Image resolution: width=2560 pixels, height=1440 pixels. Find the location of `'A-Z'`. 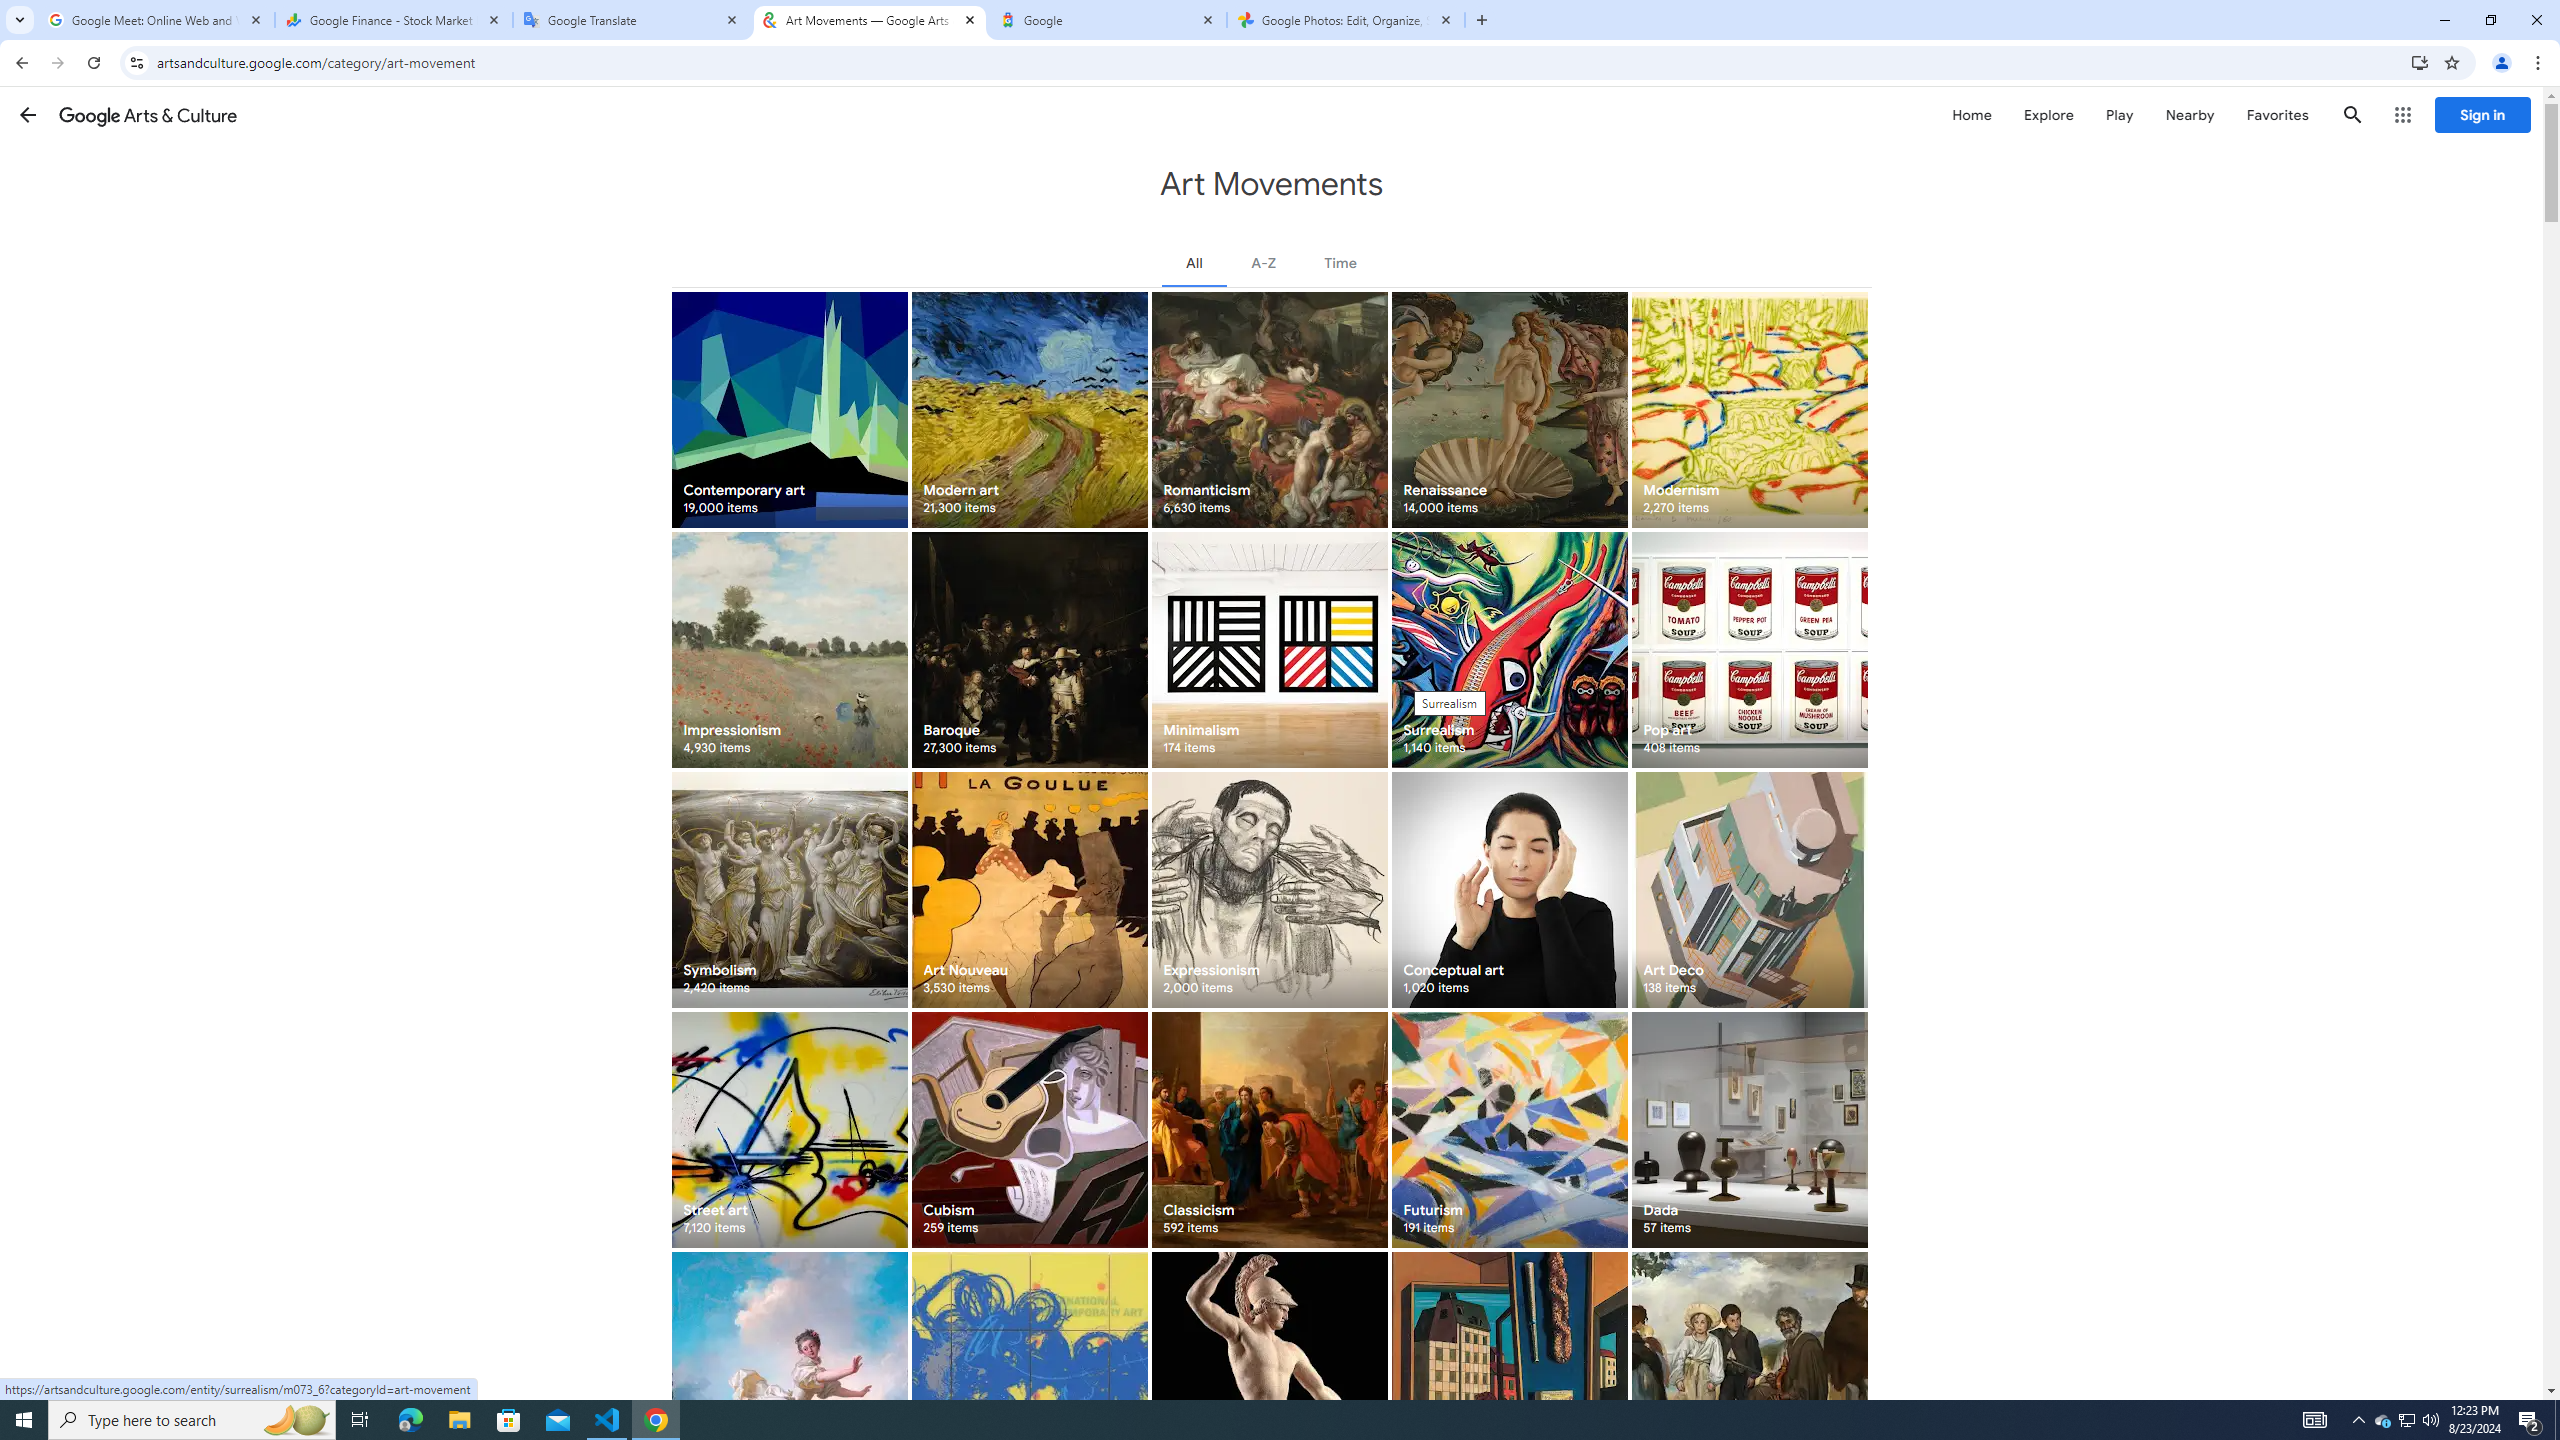

'A-Z' is located at coordinates (1263, 261).